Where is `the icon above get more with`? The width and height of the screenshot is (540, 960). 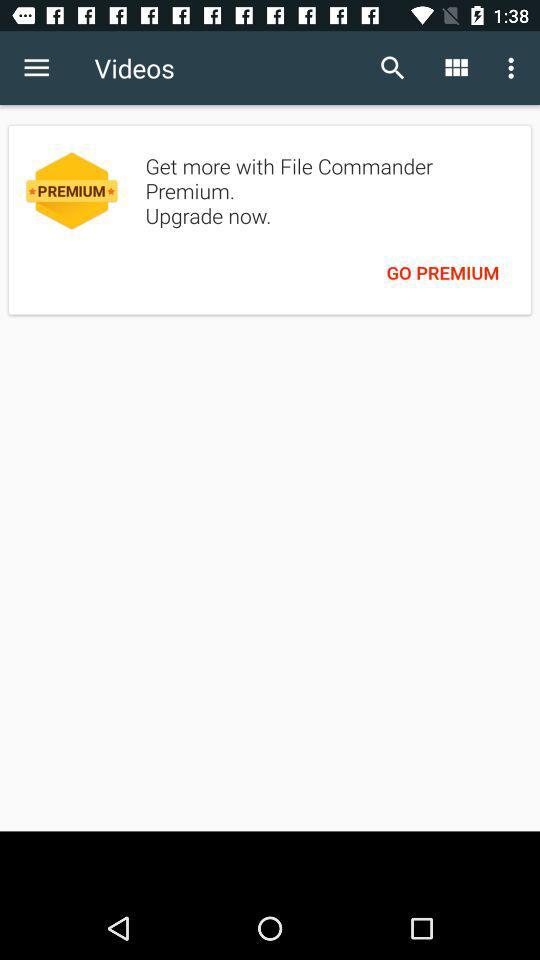 the icon above get more with is located at coordinates (455, 68).